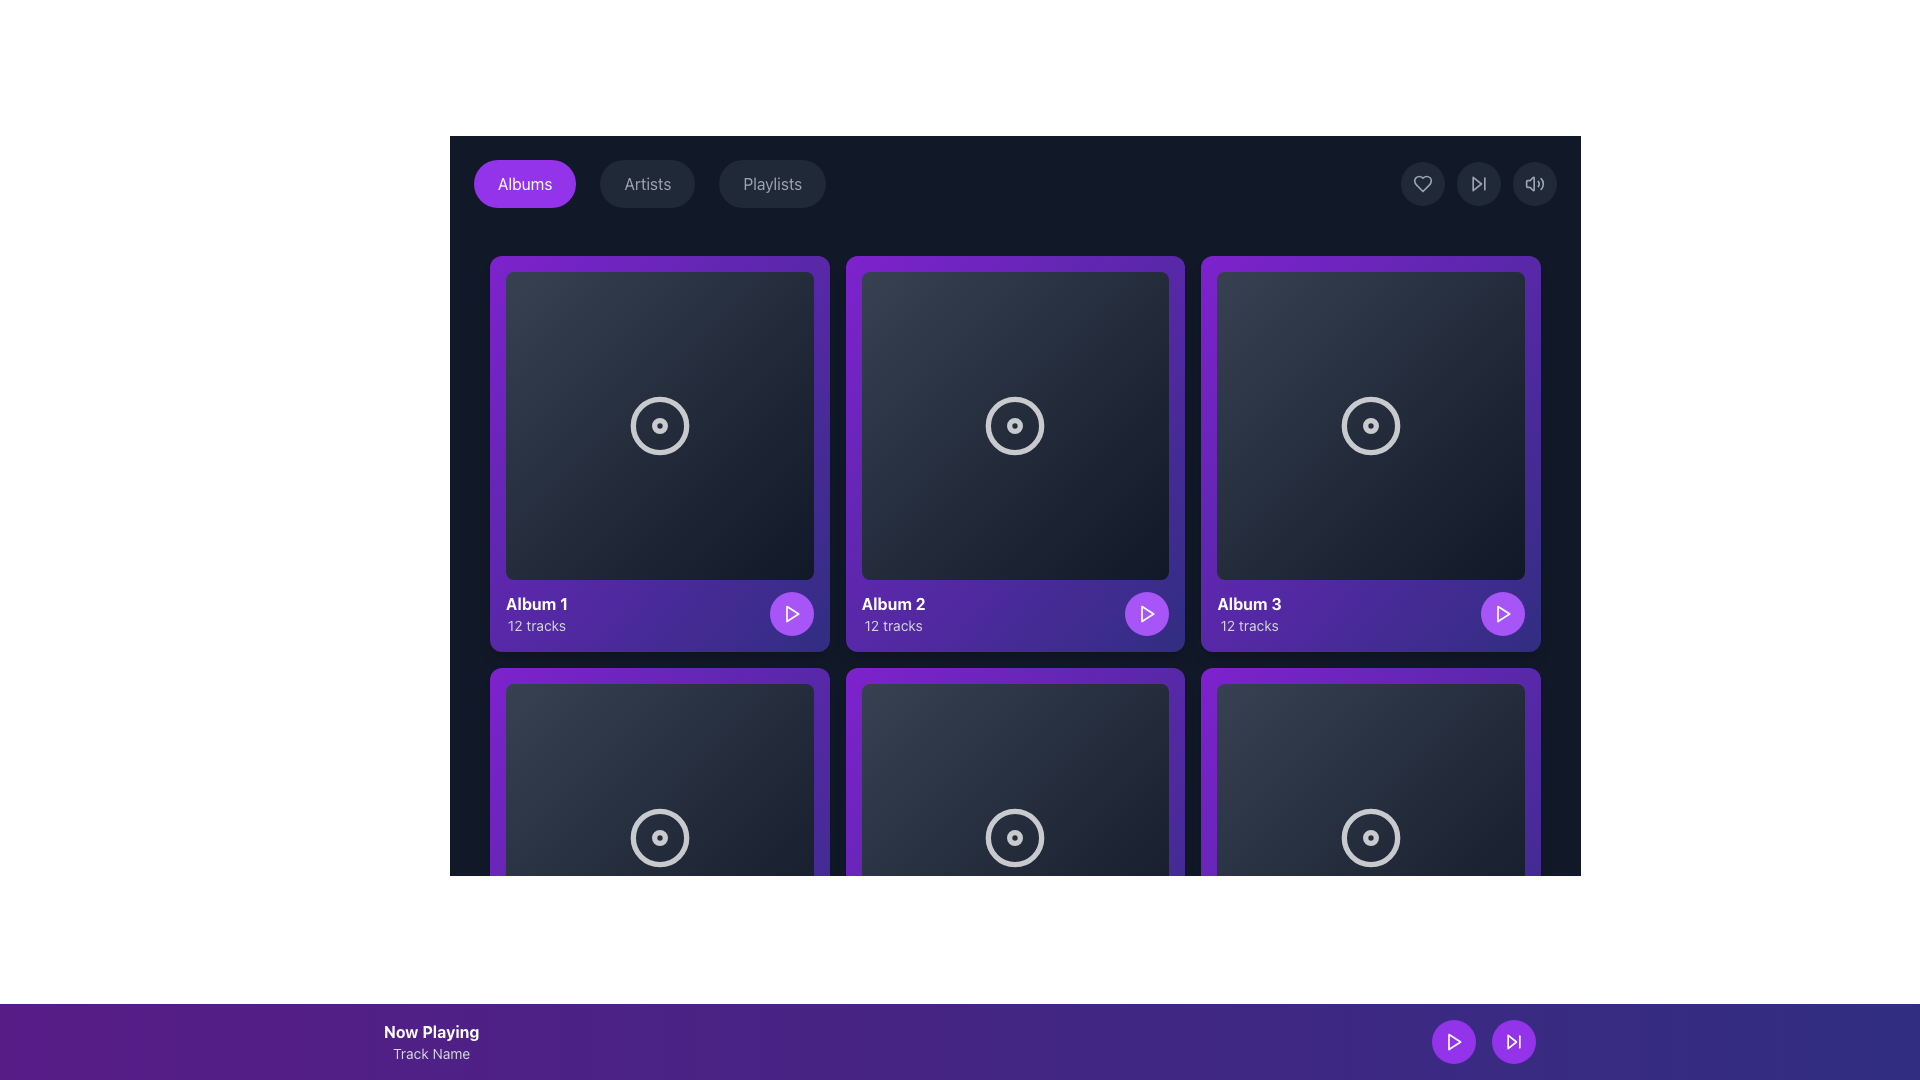 This screenshot has width=1920, height=1080. What do you see at coordinates (659, 837) in the screenshot?
I see `the static decorative SVG circle that serves as a visual indicator for the compact disc icon, located at the center of the lower-left tile of the grid layout displaying album covers` at bounding box center [659, 837].